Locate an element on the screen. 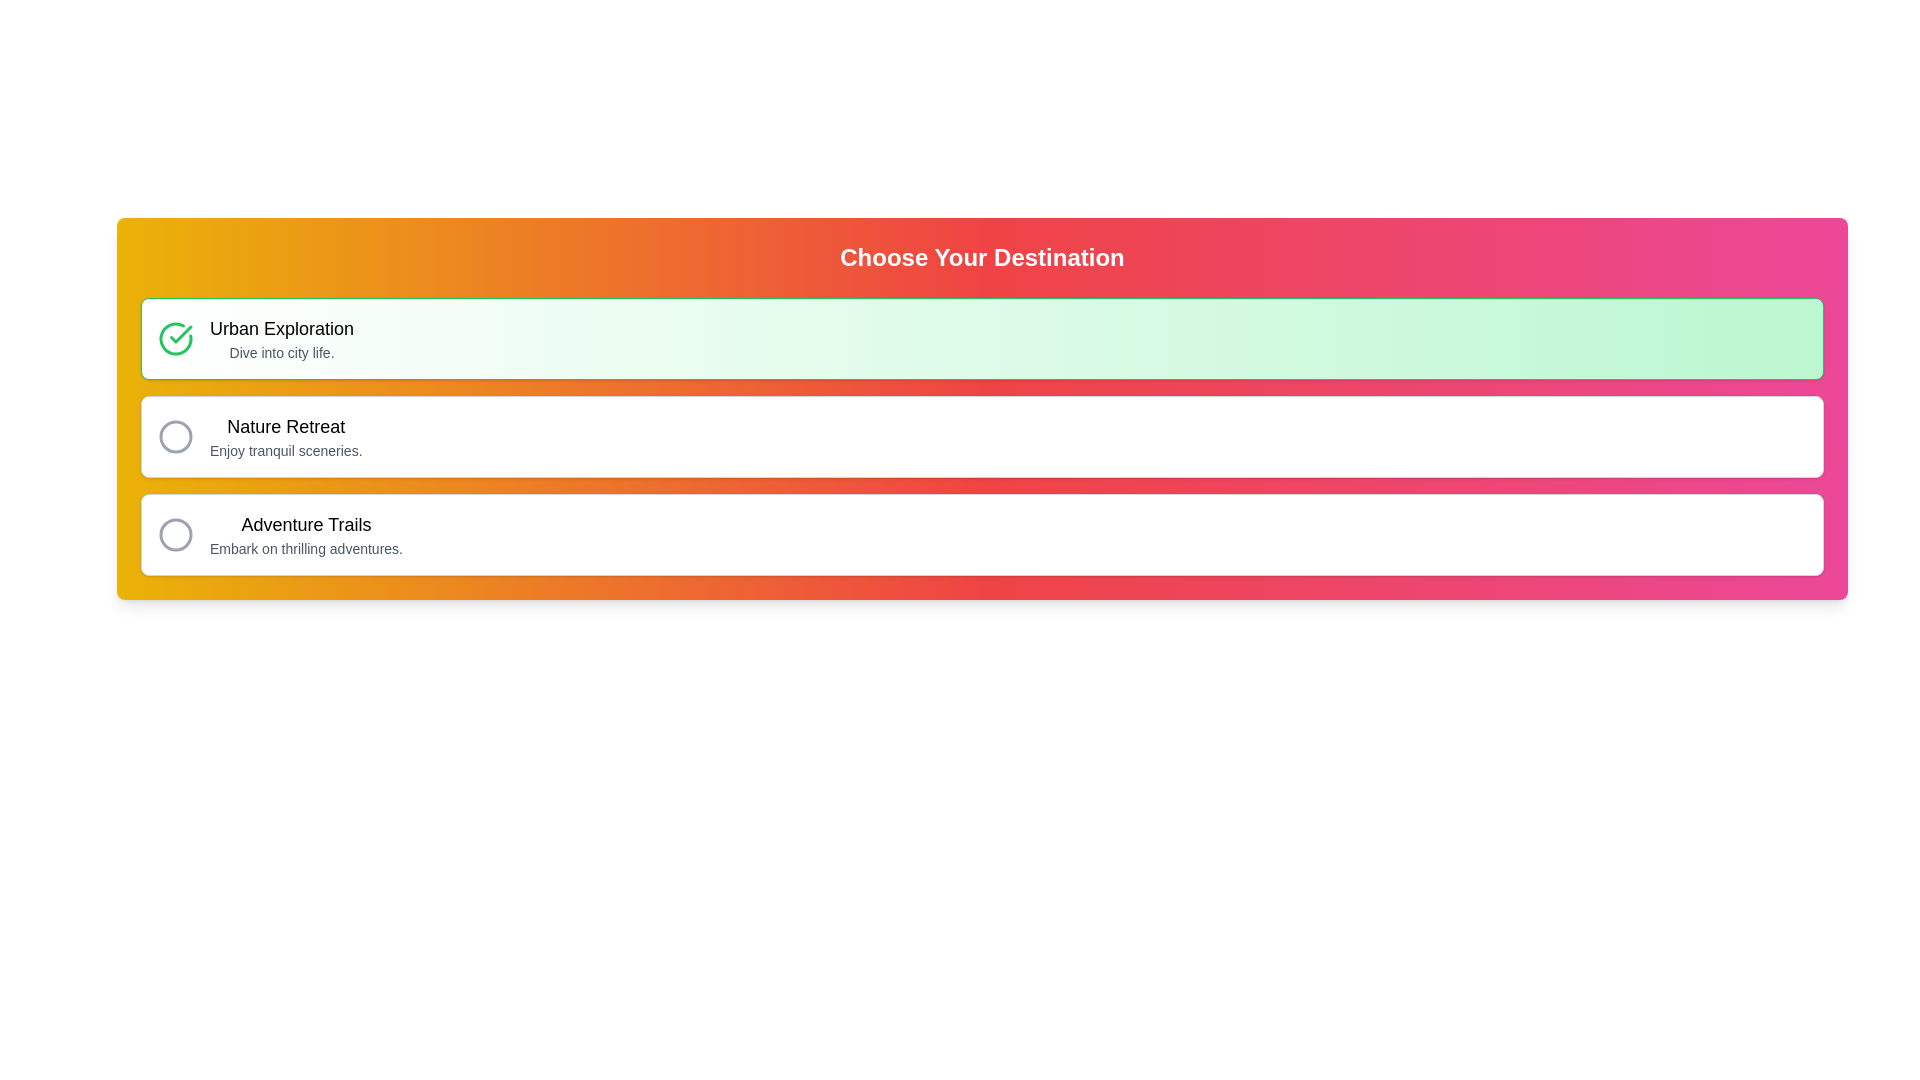 This screenshot has width=1920, height=1080. the smaller SVG circle element that represents a placeholder or inactive state within an interactive list, located to the left of the 'Nature Retreat' text is located at coordinates (176, 435).